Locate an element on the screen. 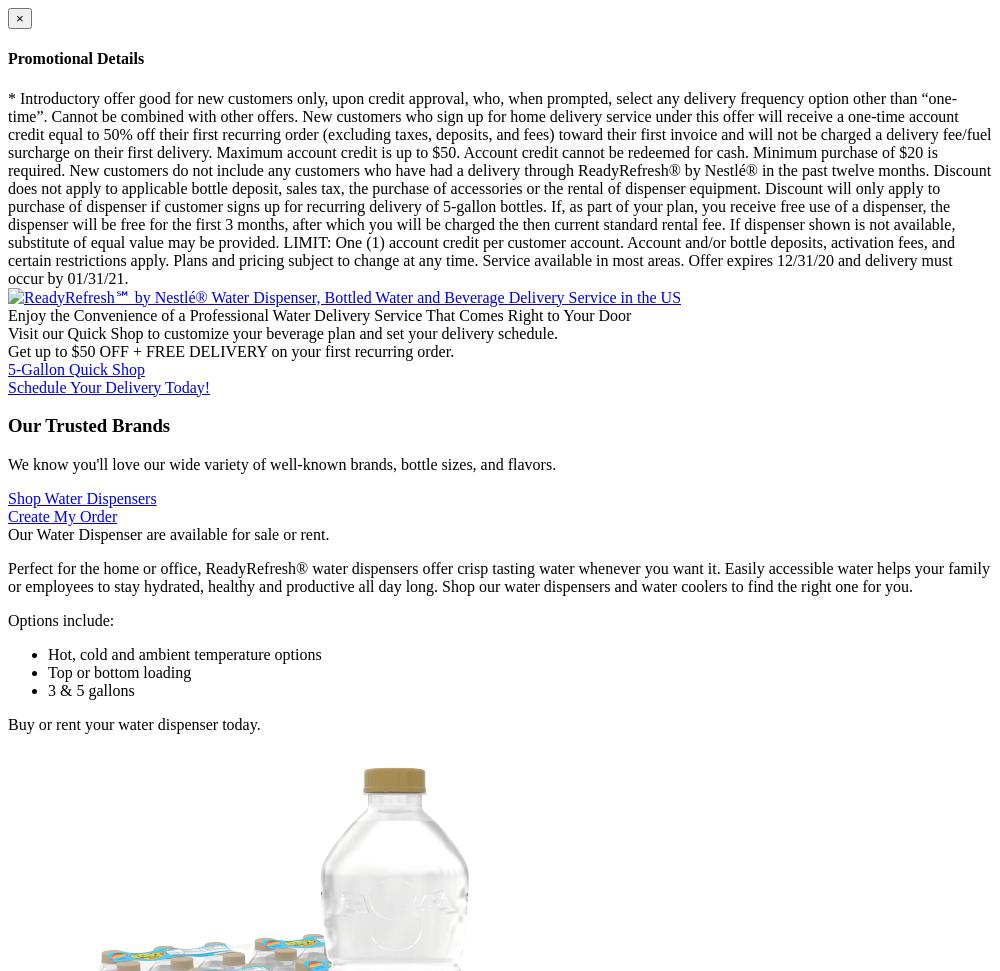  '3 & 5 gallons' is located at coordinates (48, 689).